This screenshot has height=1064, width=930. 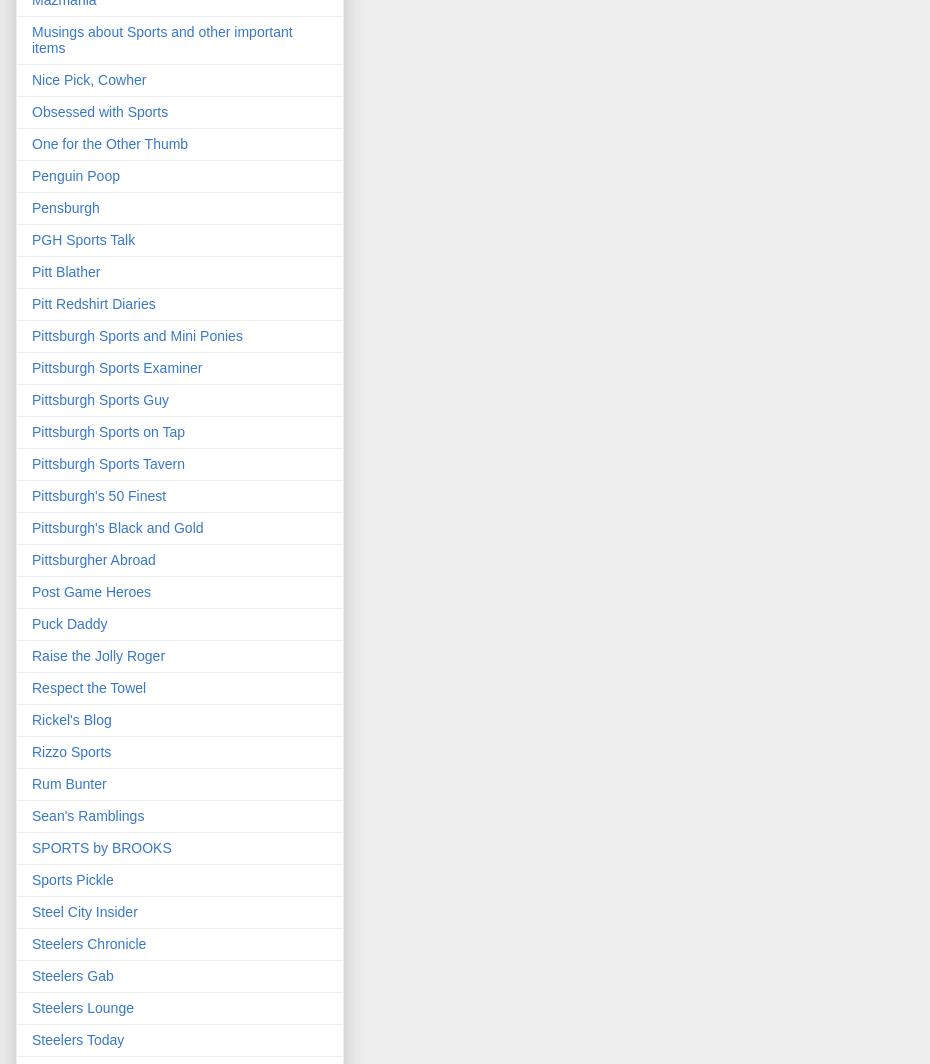 What do you see at coordinates (91, 592) in the screenshot?
I see `'Post Game Heroes'` at bounding box center [91, 592].